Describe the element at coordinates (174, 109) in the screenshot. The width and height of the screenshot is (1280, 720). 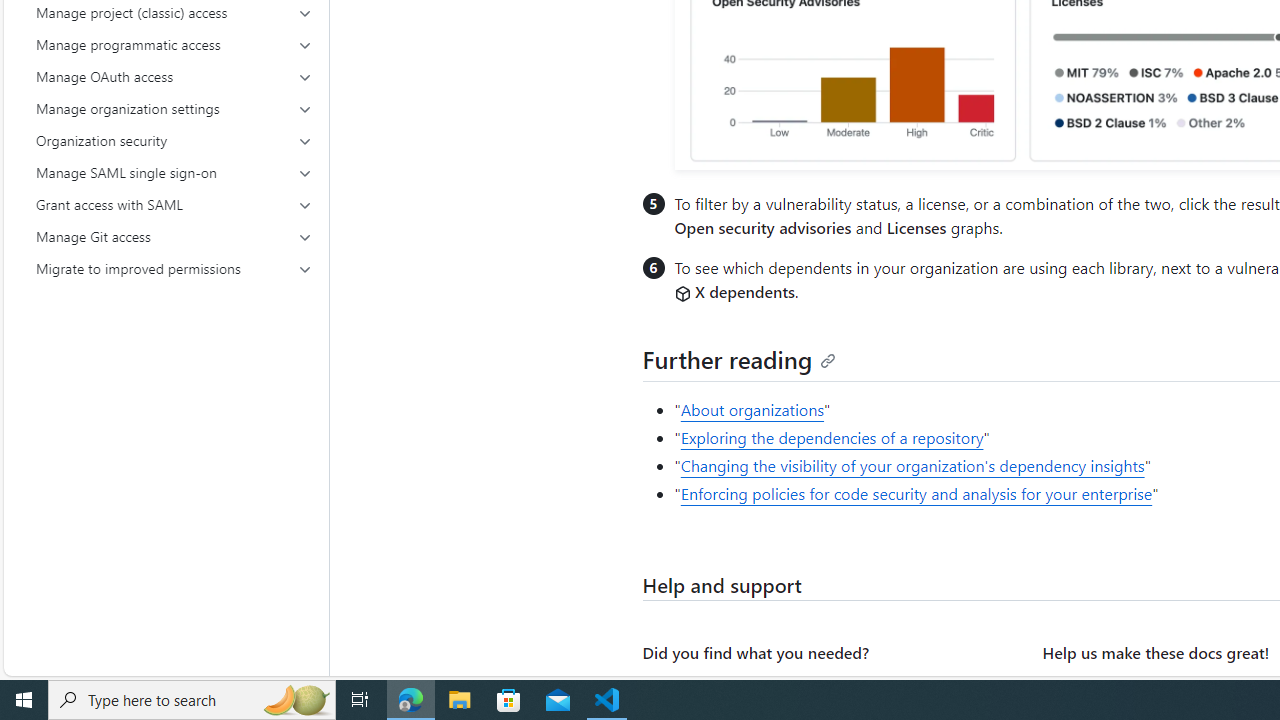
I see `'Manage organization settings'` at that location.